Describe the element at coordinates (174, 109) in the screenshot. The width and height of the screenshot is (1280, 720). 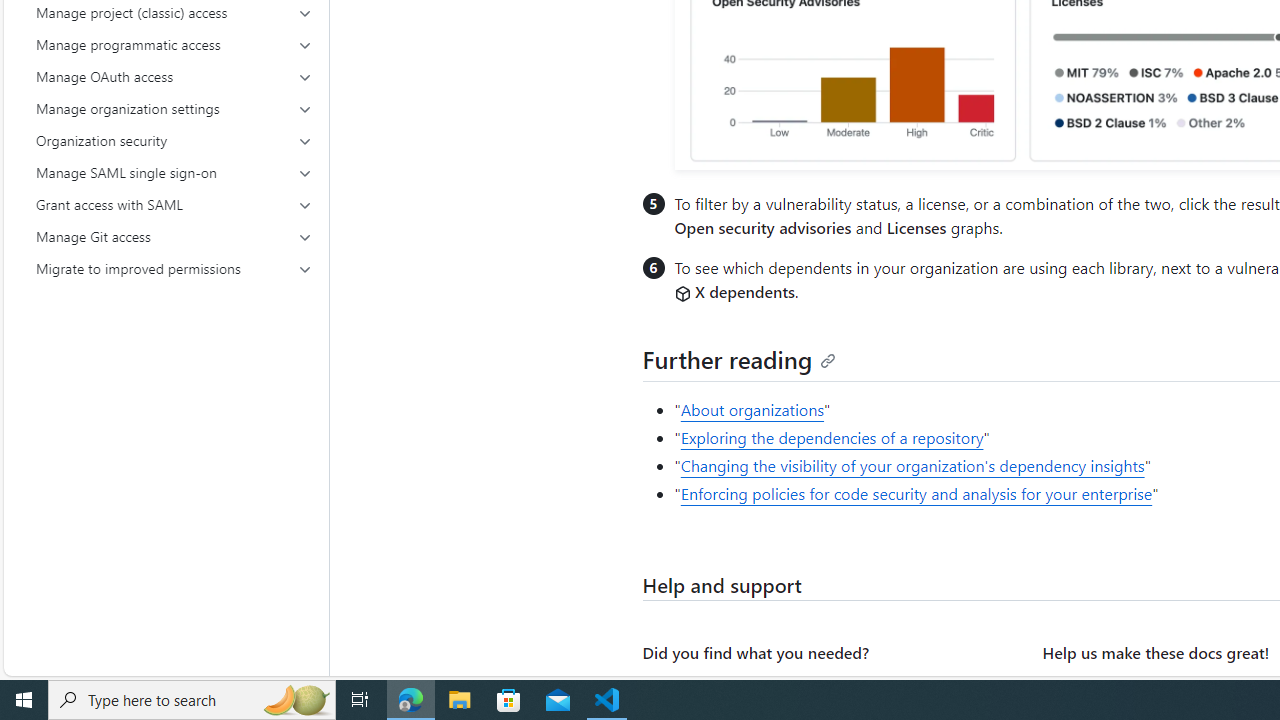
I see `'Manage organization settings'` at that location.